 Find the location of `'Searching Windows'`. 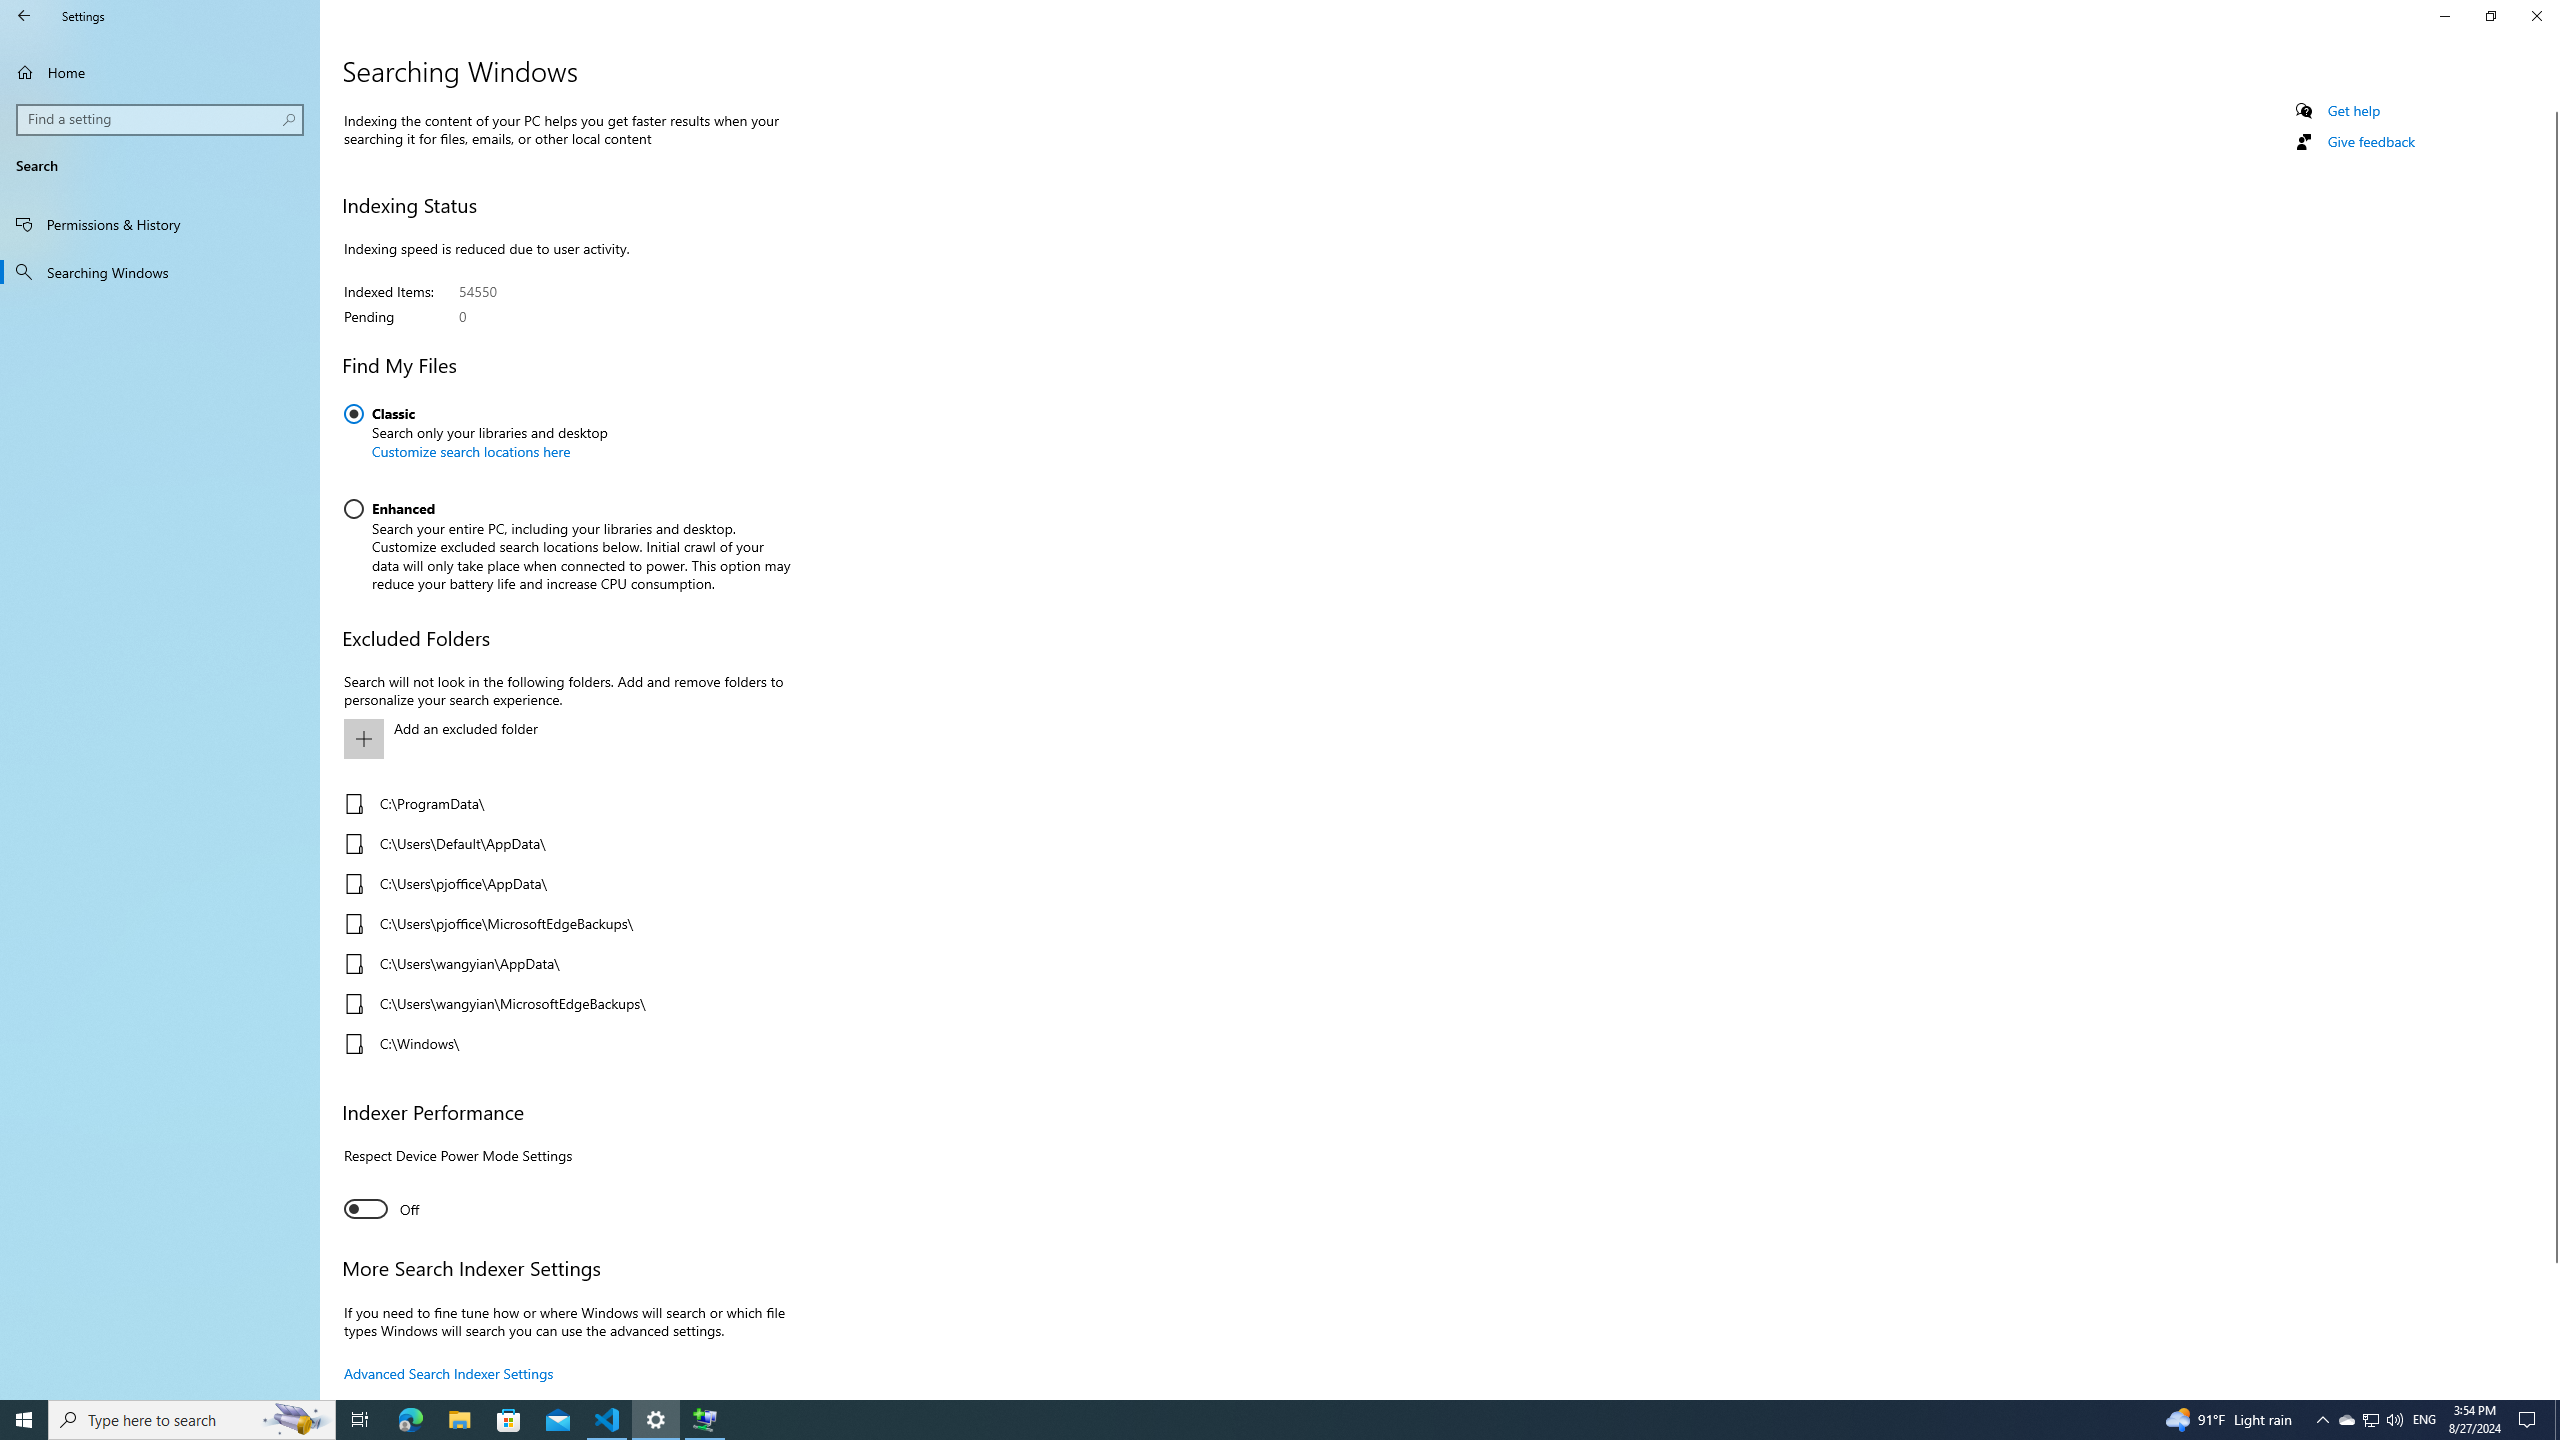

'Searching Windows' is located at coordinates (159, 271).